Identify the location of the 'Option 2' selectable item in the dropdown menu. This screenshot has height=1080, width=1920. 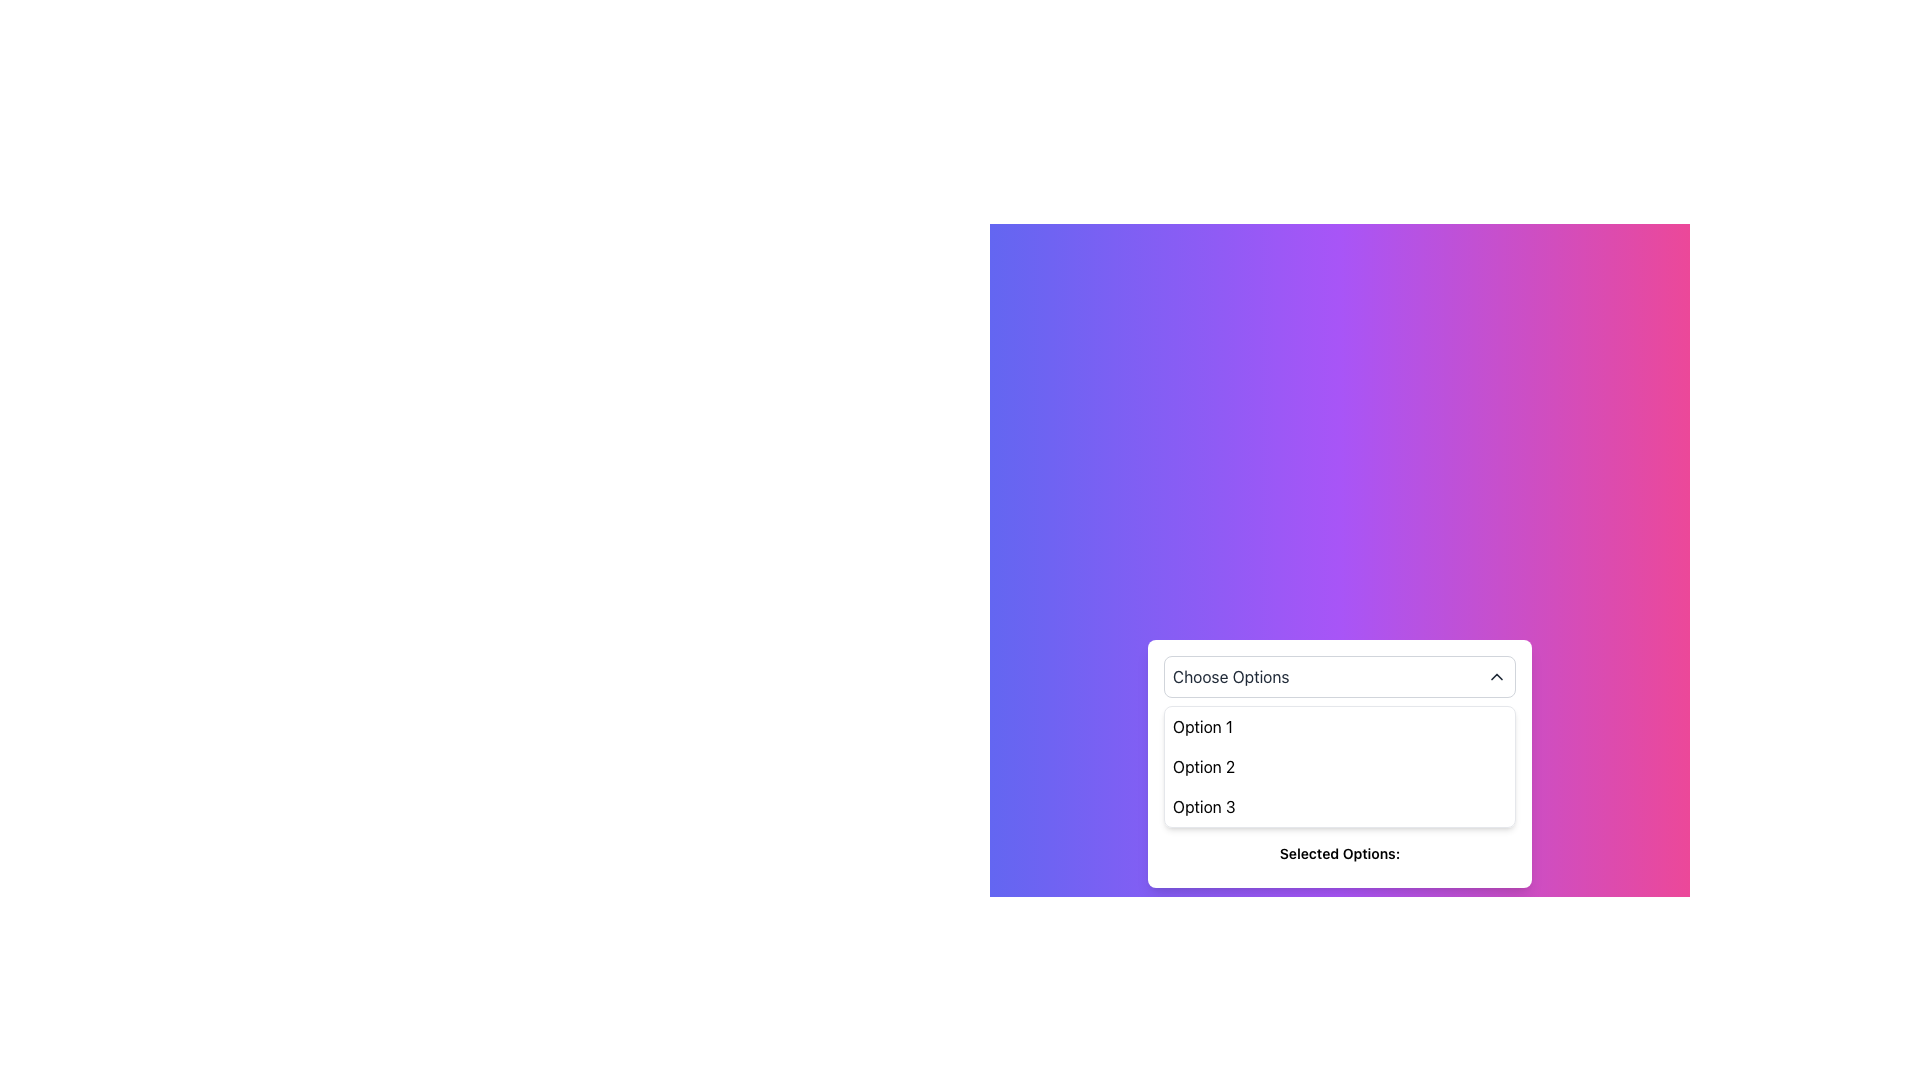
(1203, 766).